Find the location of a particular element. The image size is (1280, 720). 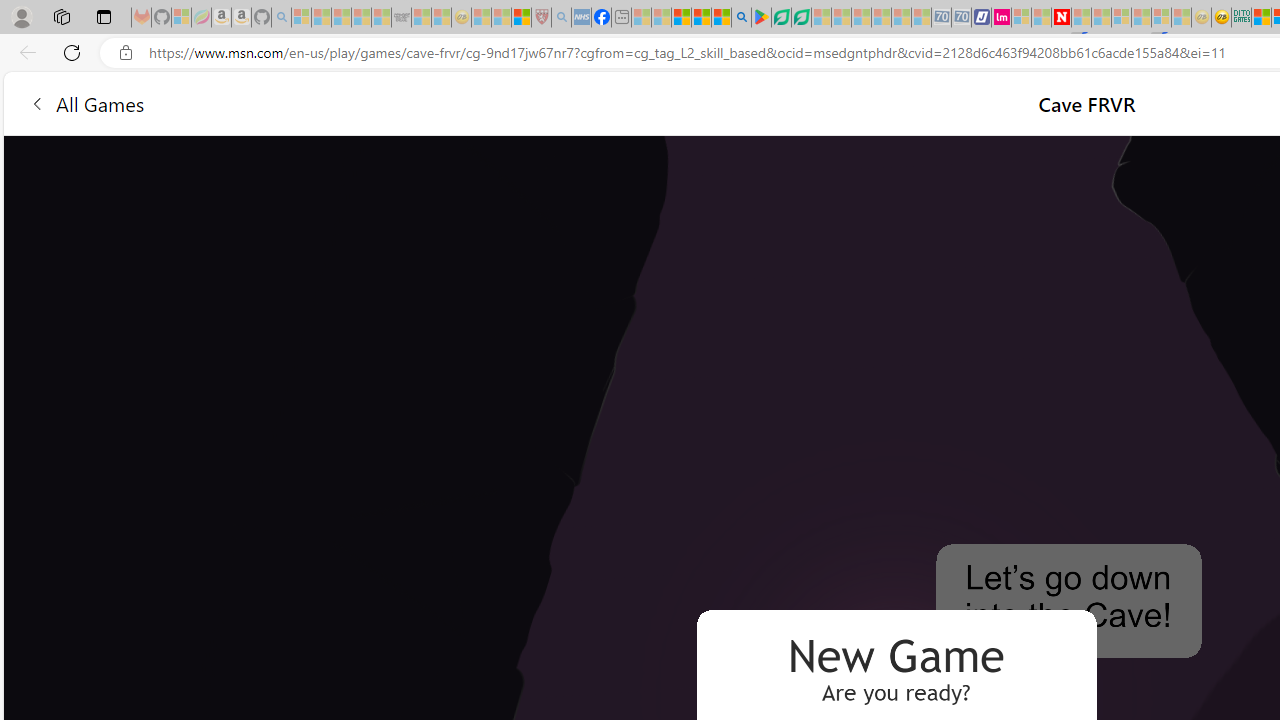

'Microsoft account | Privacy - Sleeping' is located at coordinates (1021, 17).